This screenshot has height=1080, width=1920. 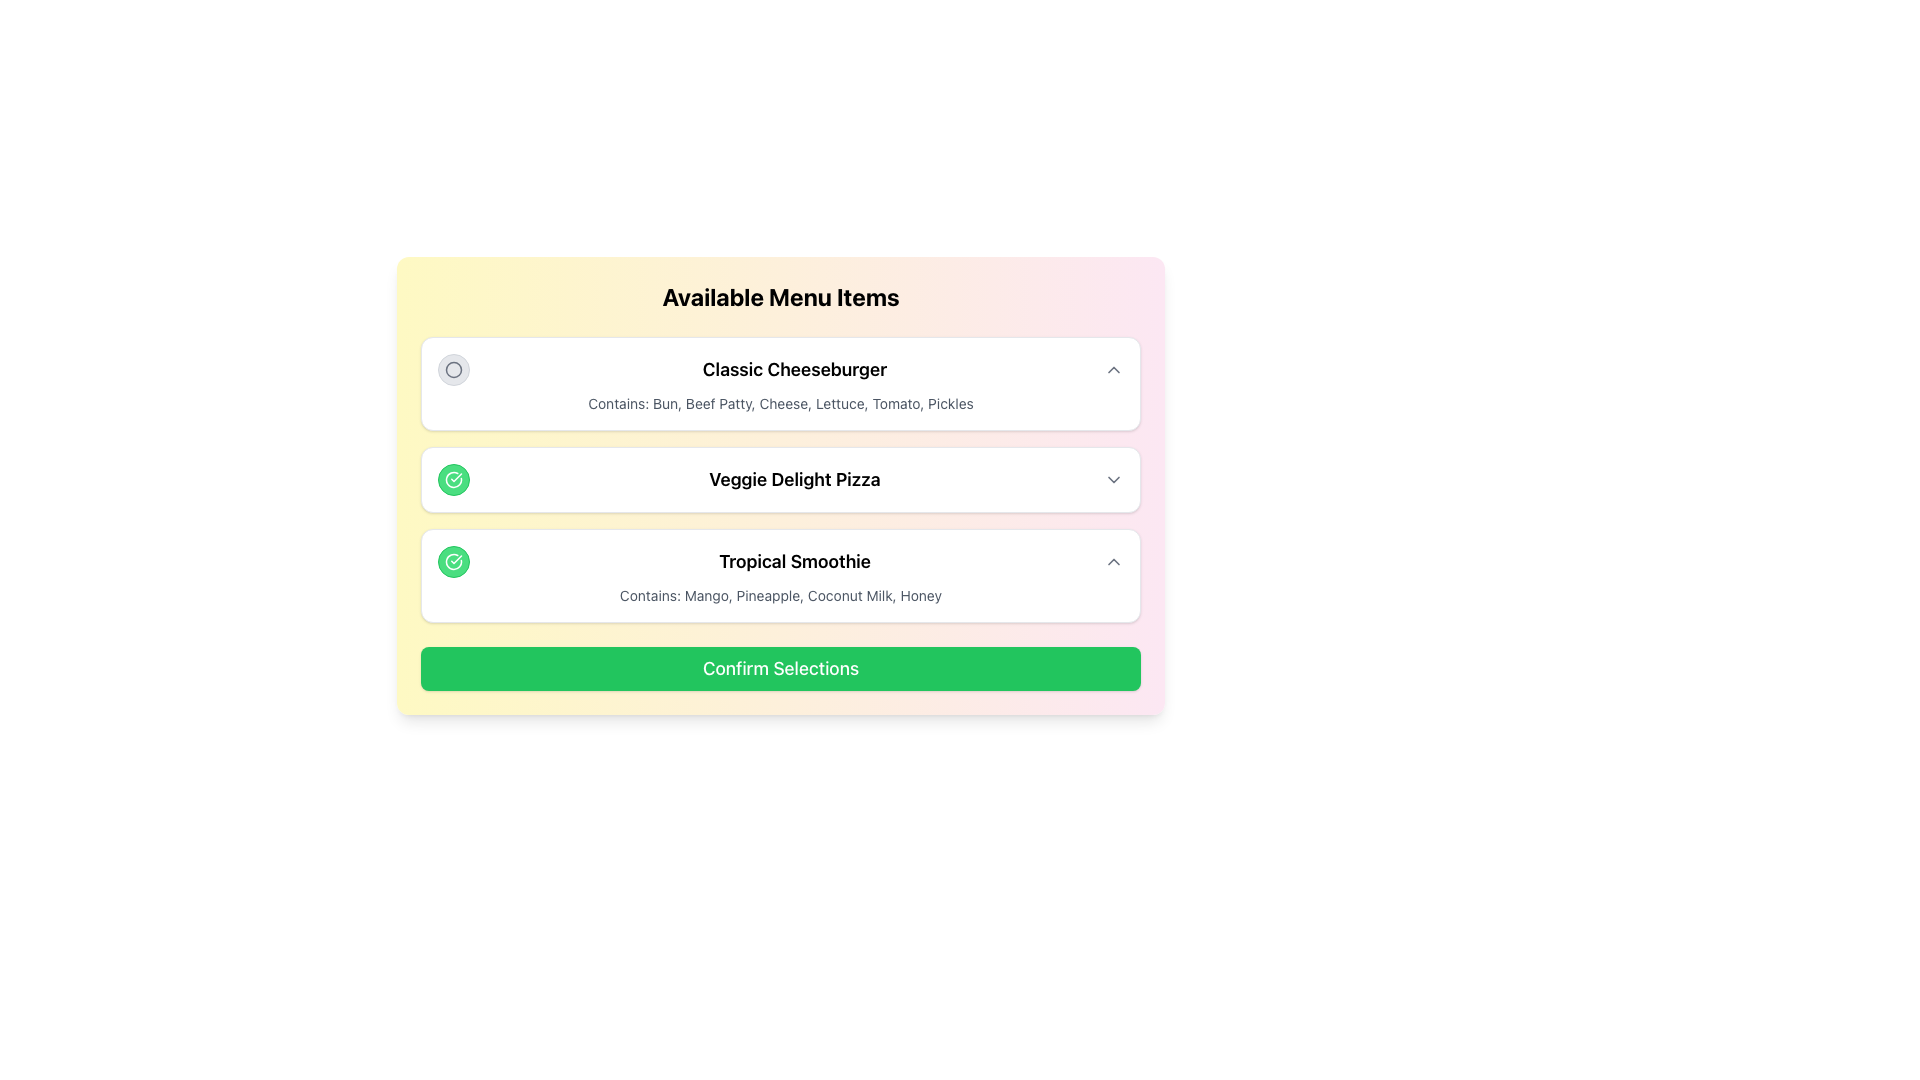 What do you see at coordinates (453, 479) in the screenshot?
I see `the third icon from the top in the vertical list of menu items, located to the left of the 'Tropical Smoothie' text` at bounding box center [453, 479].